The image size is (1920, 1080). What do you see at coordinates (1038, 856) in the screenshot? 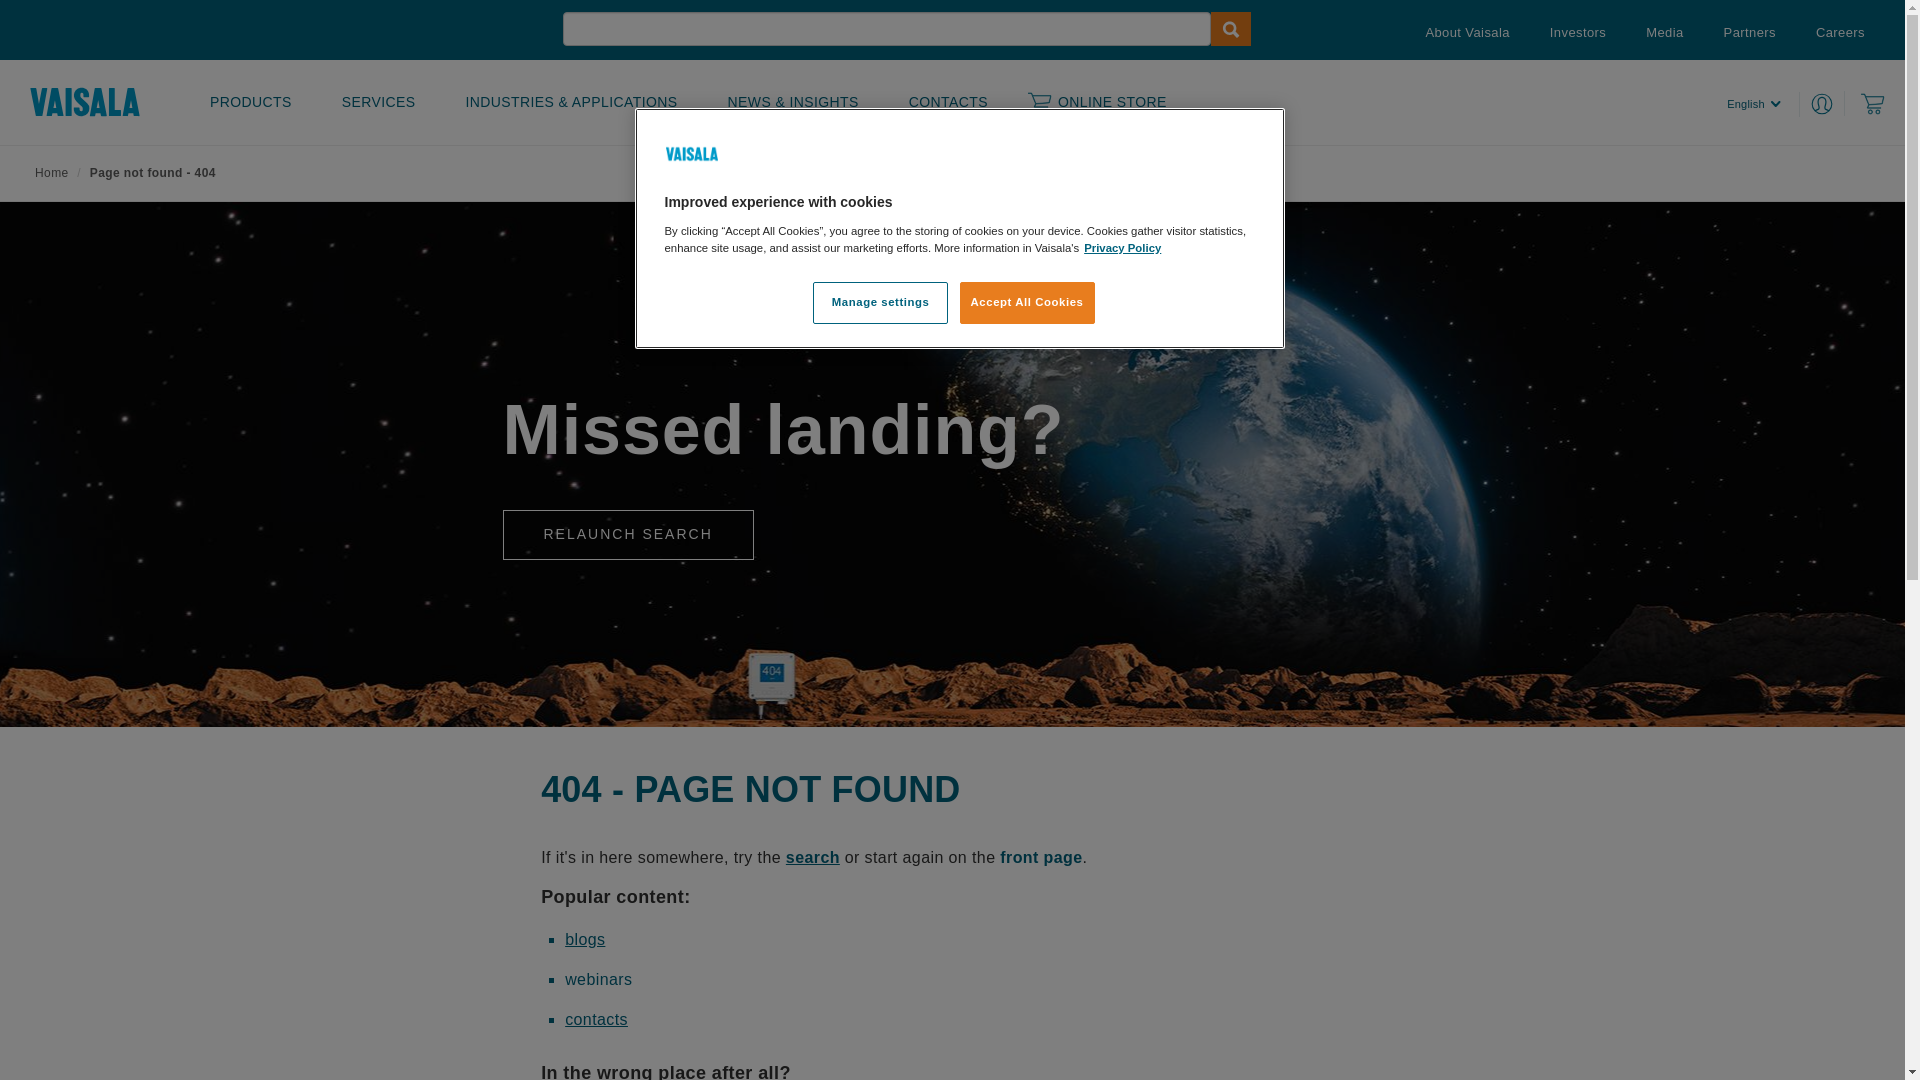
I see `' front page'` at bounding box center [1038, 856].